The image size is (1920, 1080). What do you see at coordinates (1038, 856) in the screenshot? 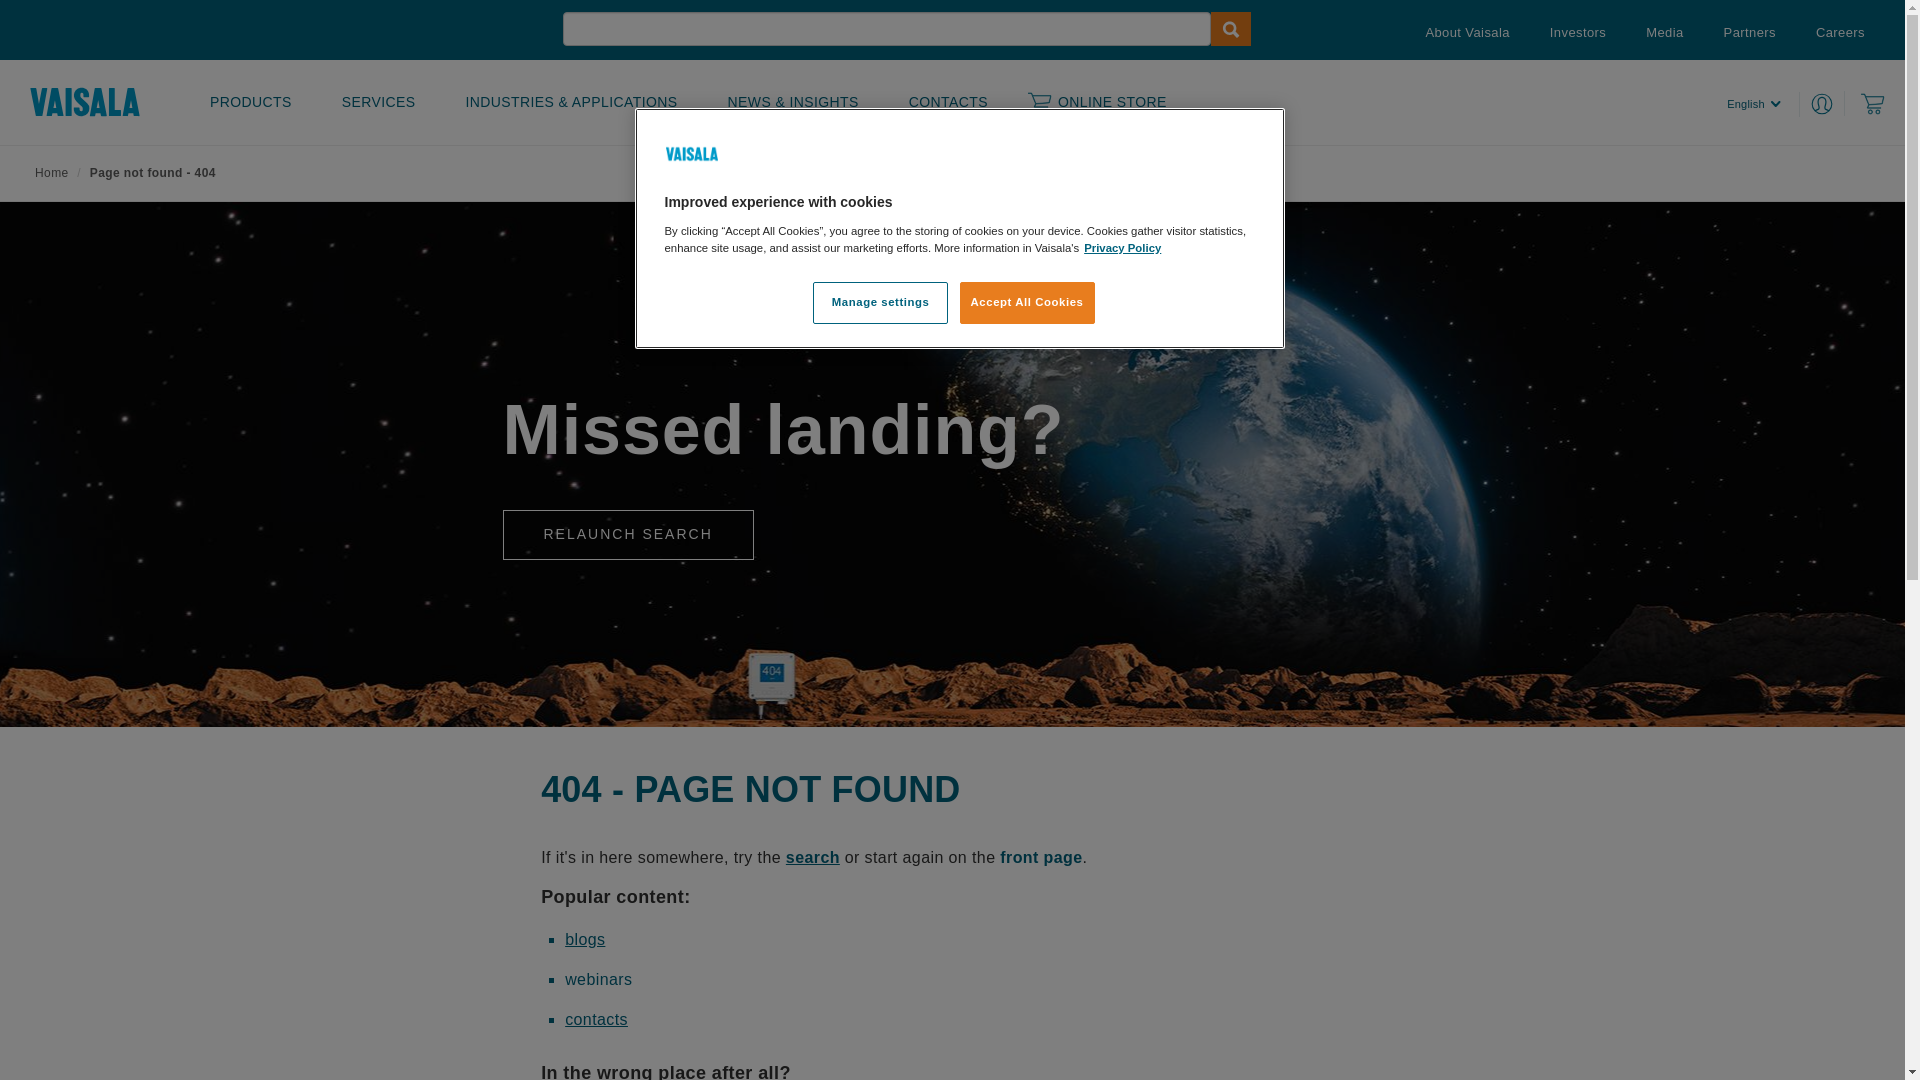
I see `' front page'` at bounding box center [1038, 856].